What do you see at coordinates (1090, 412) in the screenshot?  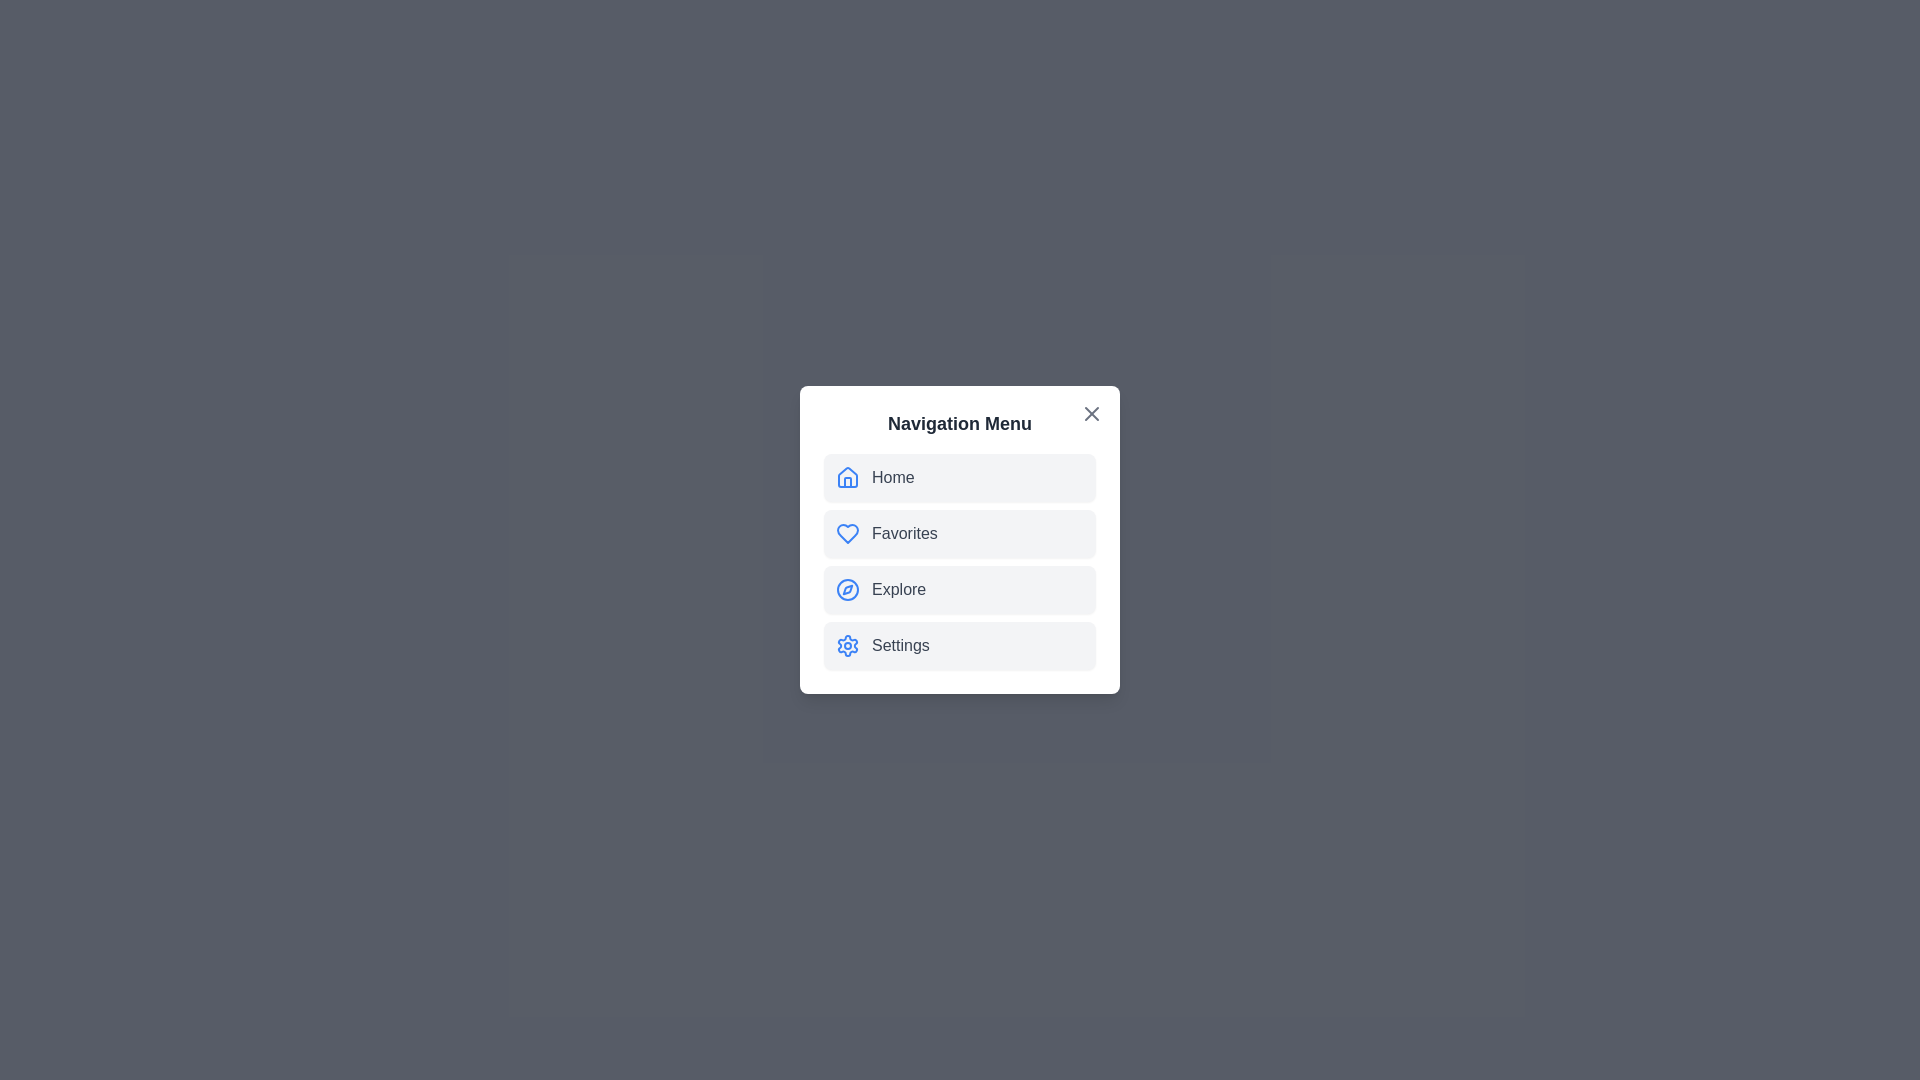 I see `close button located at the top-right corner of the dialog` at bounding box center [1090, 412].